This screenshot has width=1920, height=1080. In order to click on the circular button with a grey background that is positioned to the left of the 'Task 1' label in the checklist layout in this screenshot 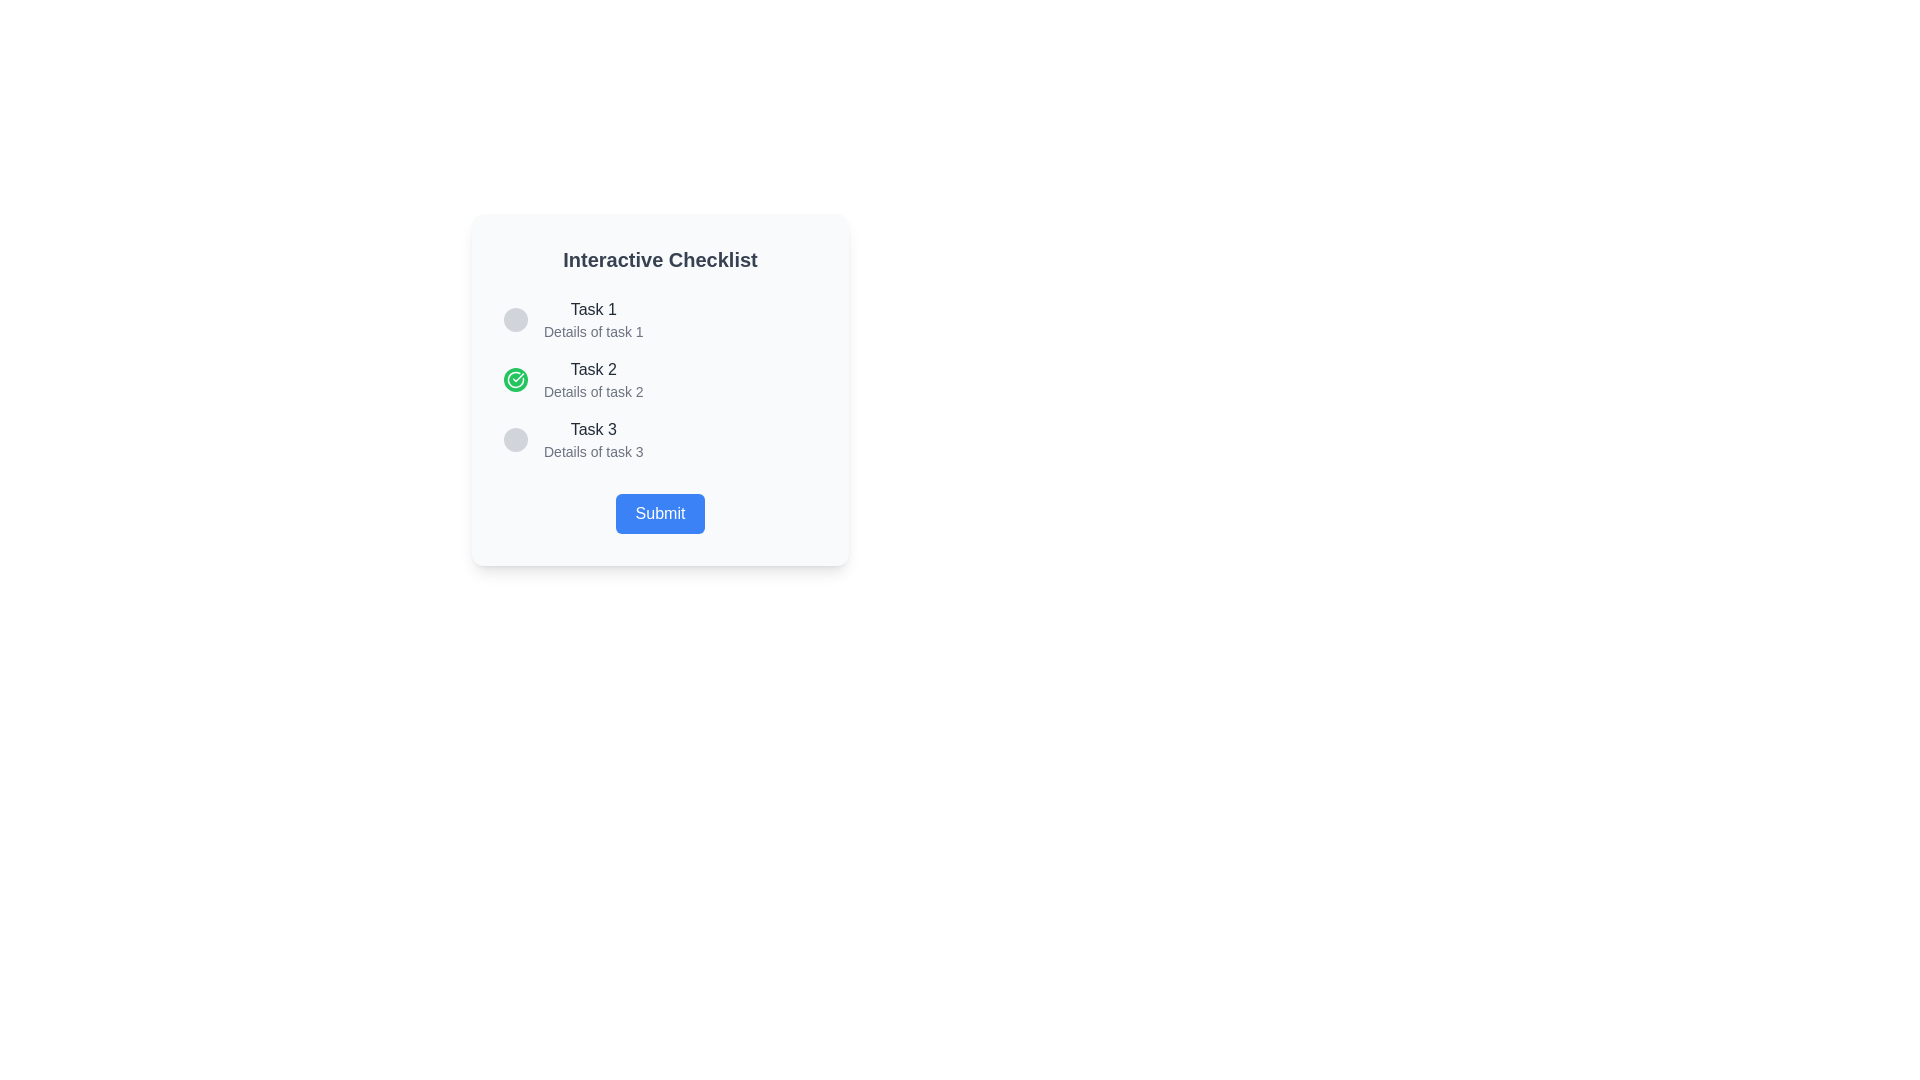, I will do `click(515, 319)`.